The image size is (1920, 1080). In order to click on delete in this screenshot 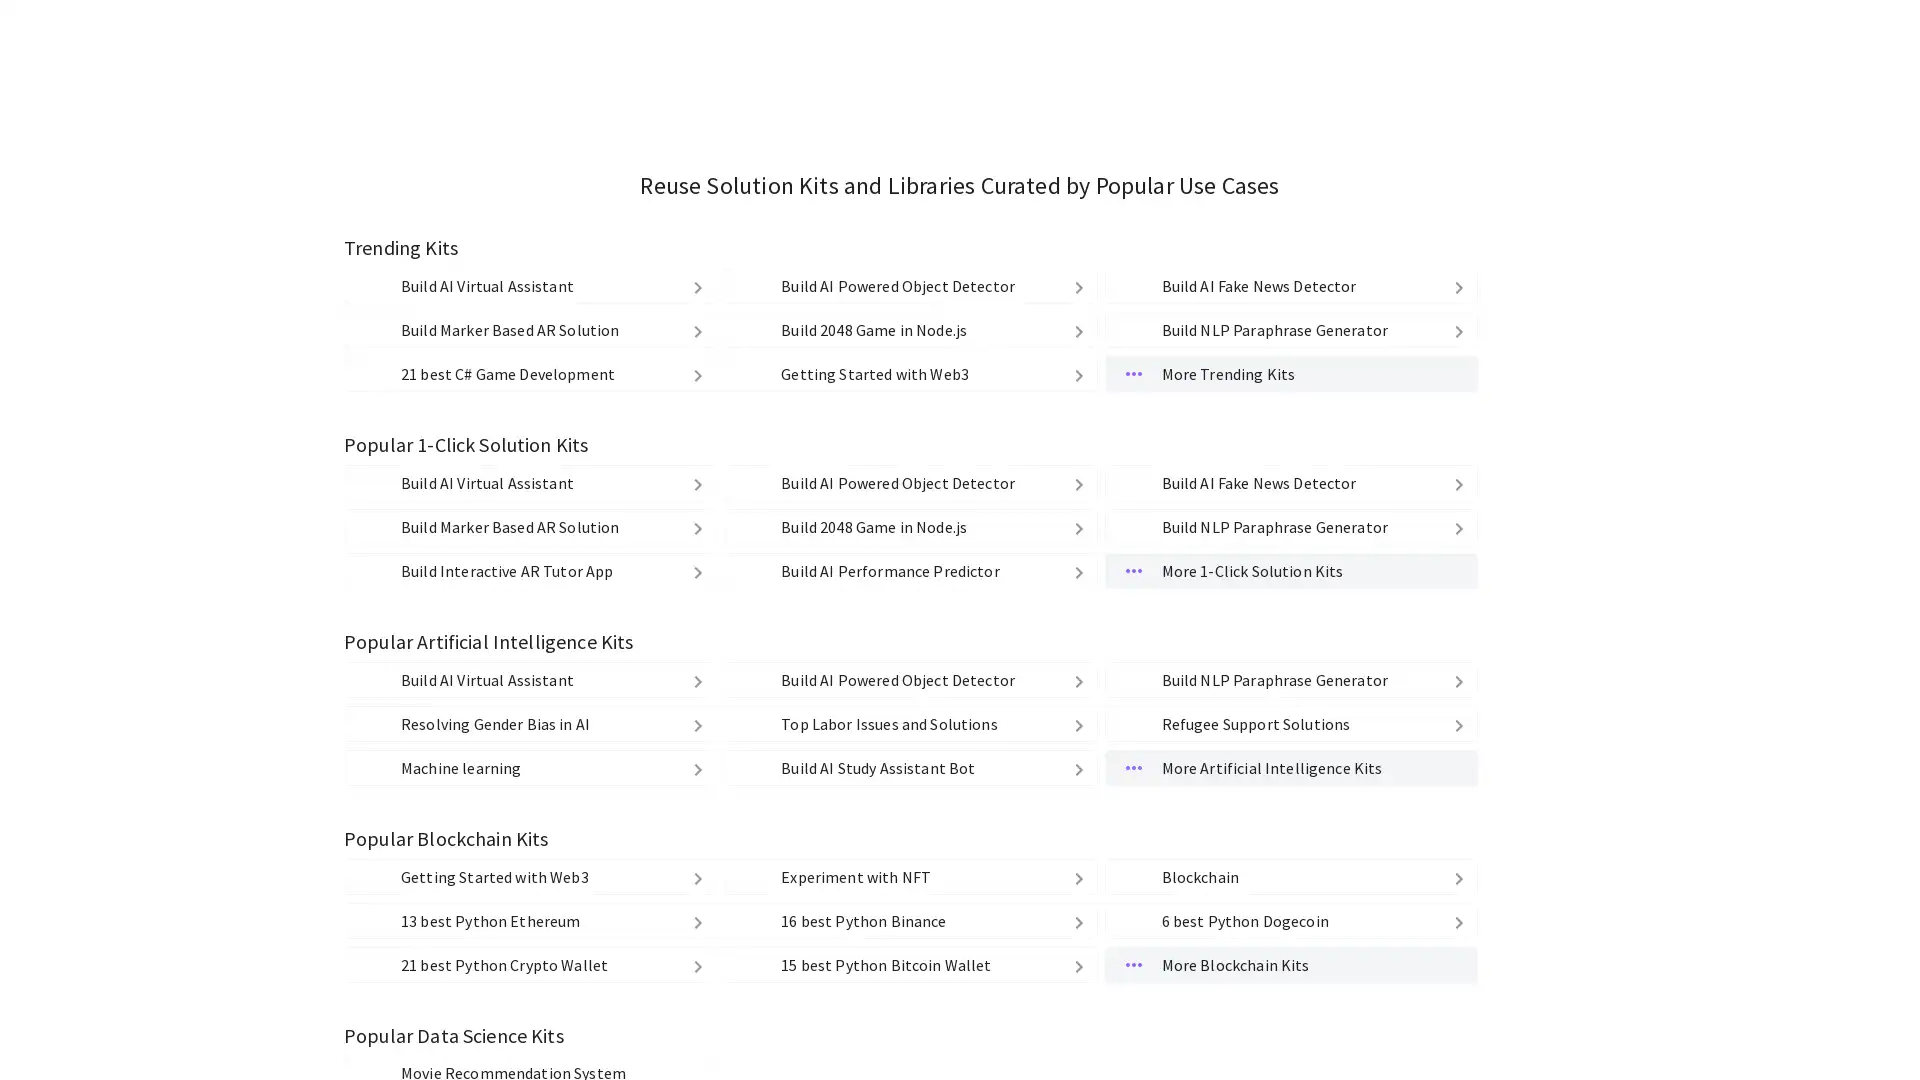, I will do `click(671, 986)`.